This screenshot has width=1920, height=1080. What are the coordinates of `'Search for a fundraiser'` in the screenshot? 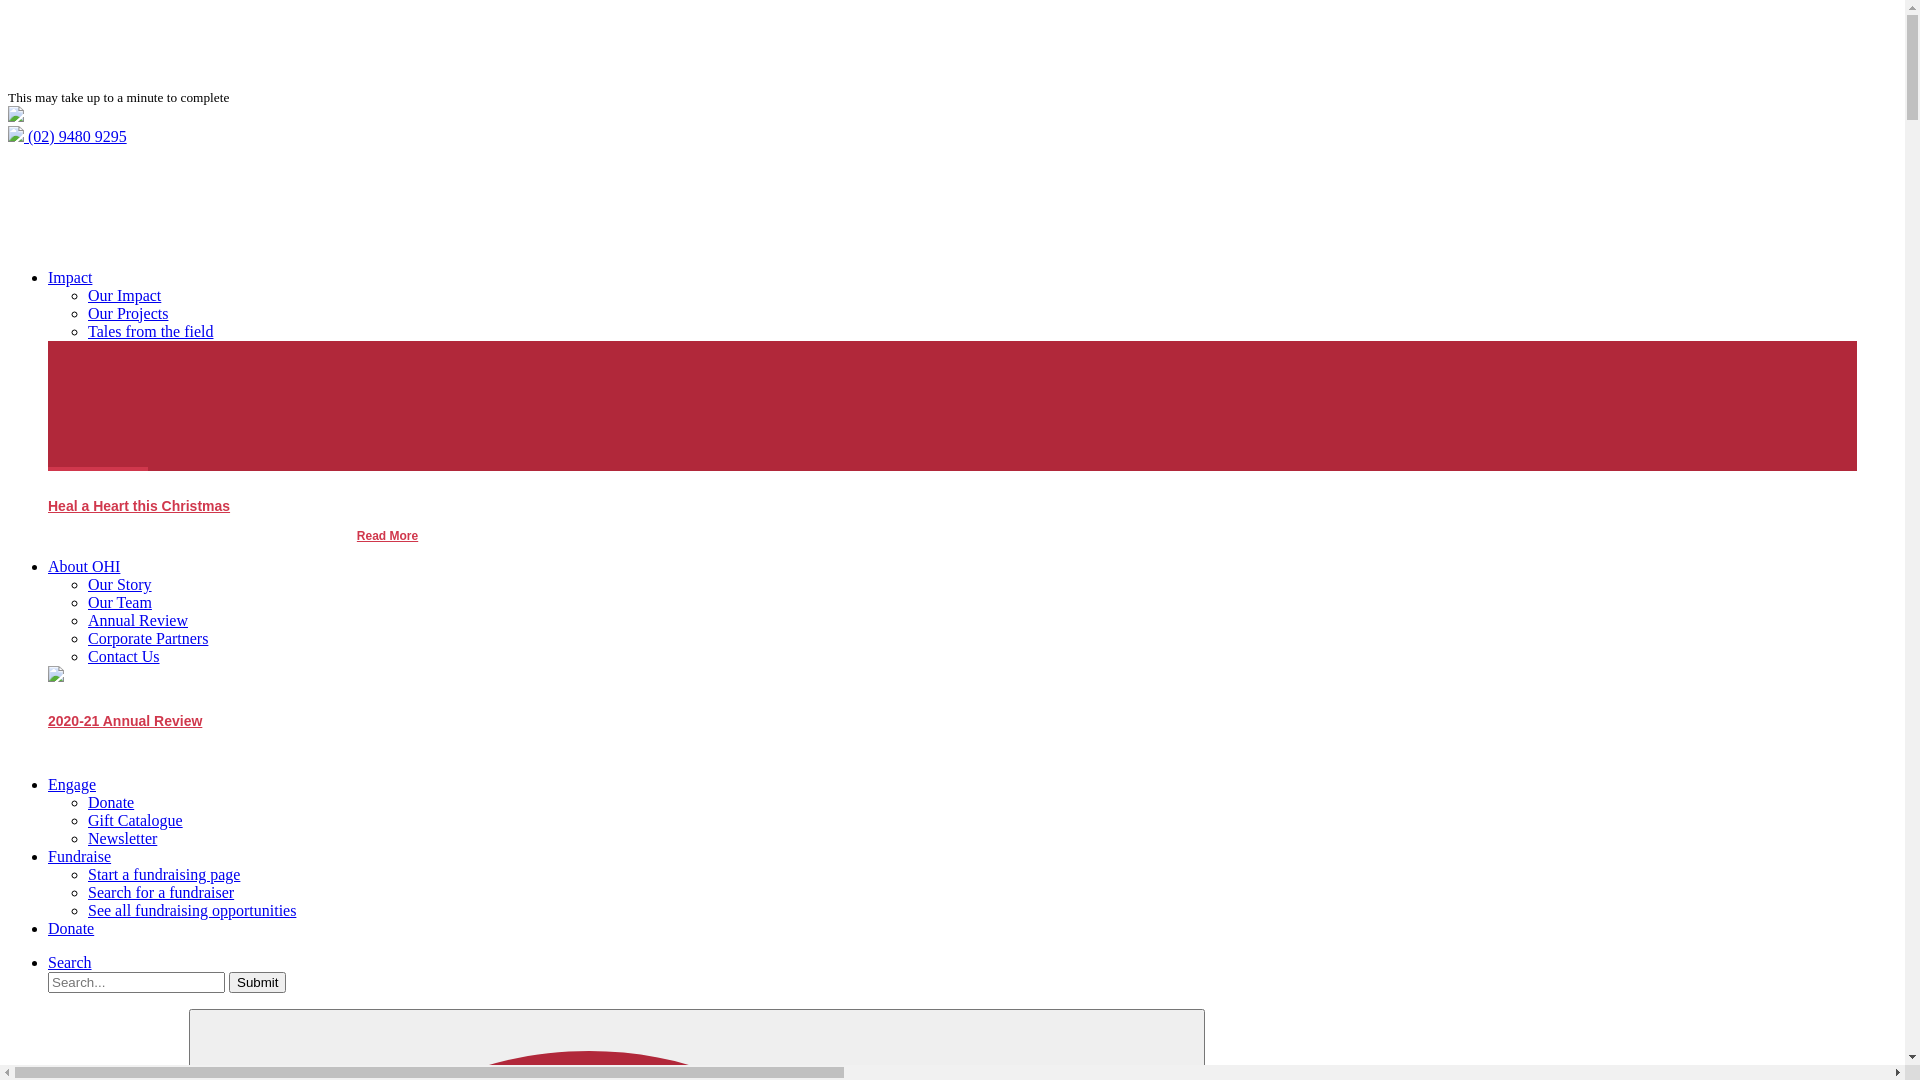 It's located at (86, 891).